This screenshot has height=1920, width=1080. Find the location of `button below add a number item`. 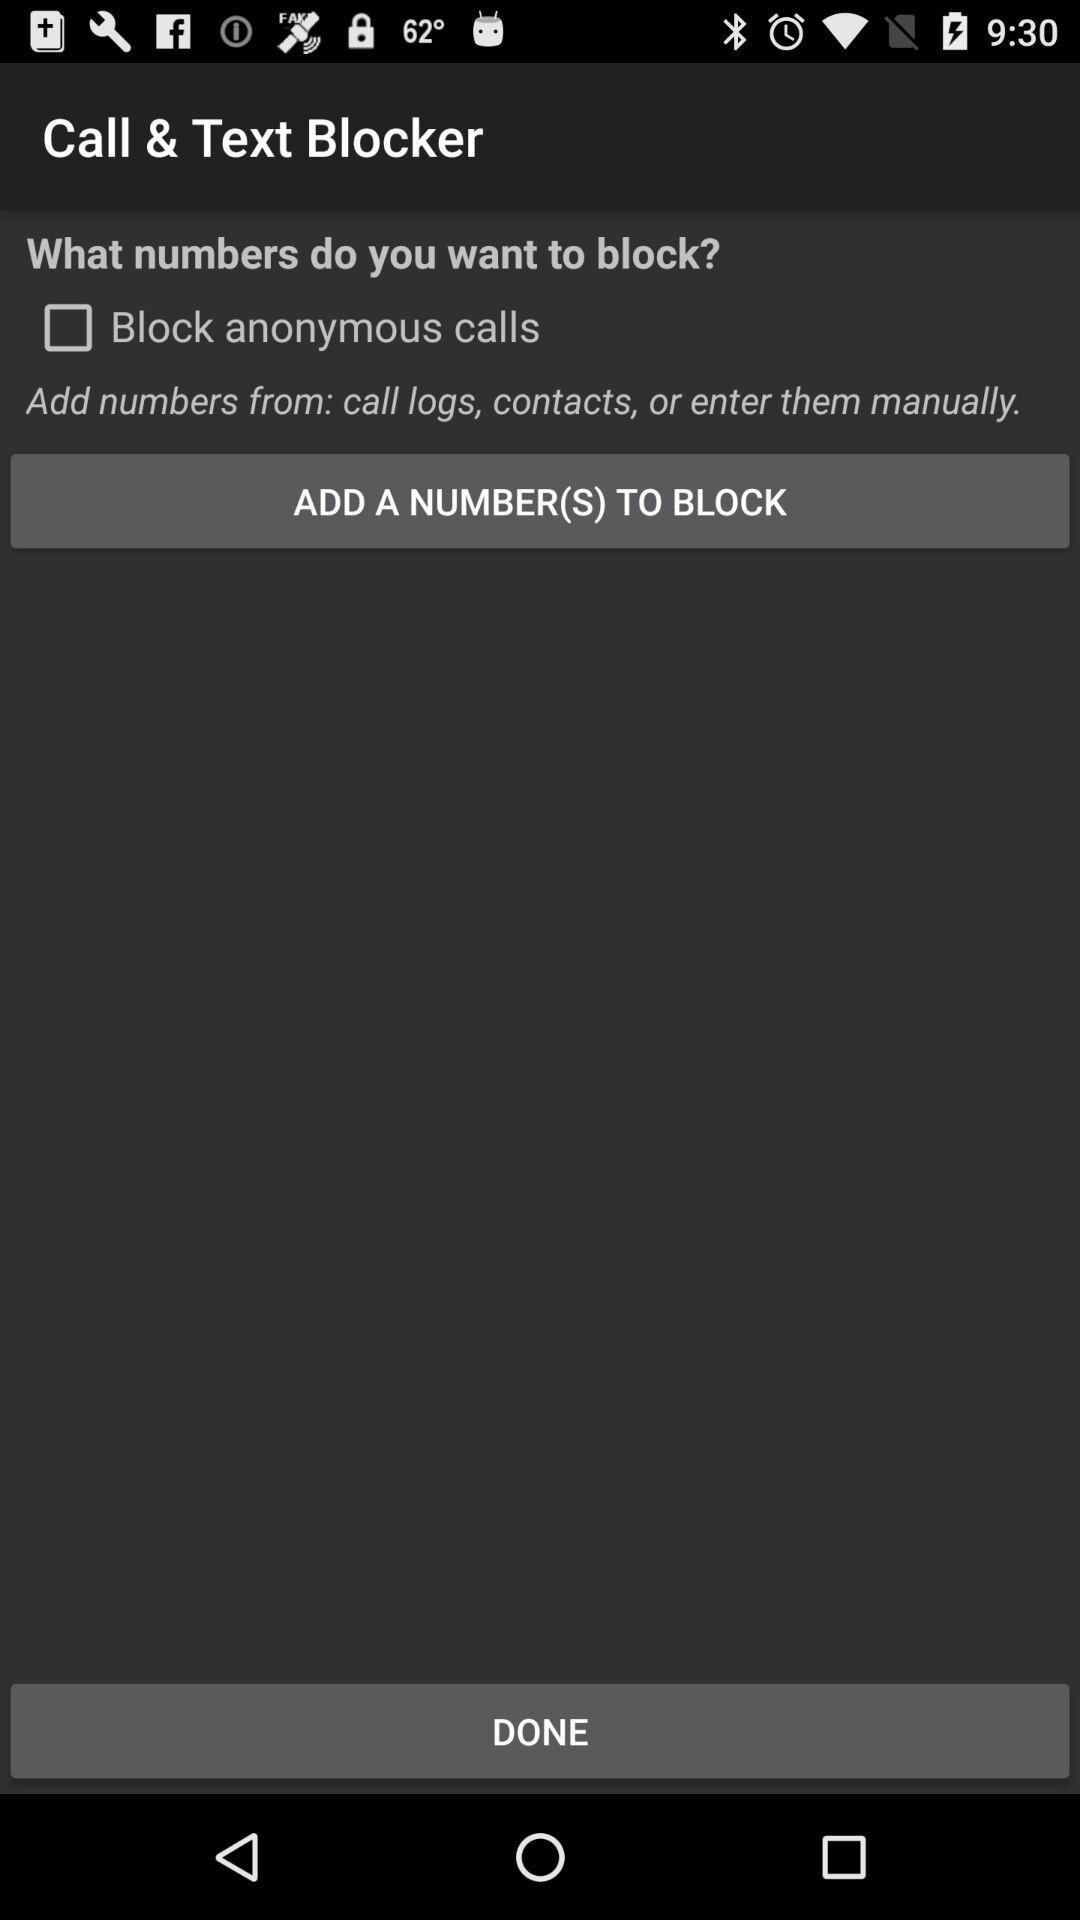

button below add a number item is located at coordinates (540, 1101).